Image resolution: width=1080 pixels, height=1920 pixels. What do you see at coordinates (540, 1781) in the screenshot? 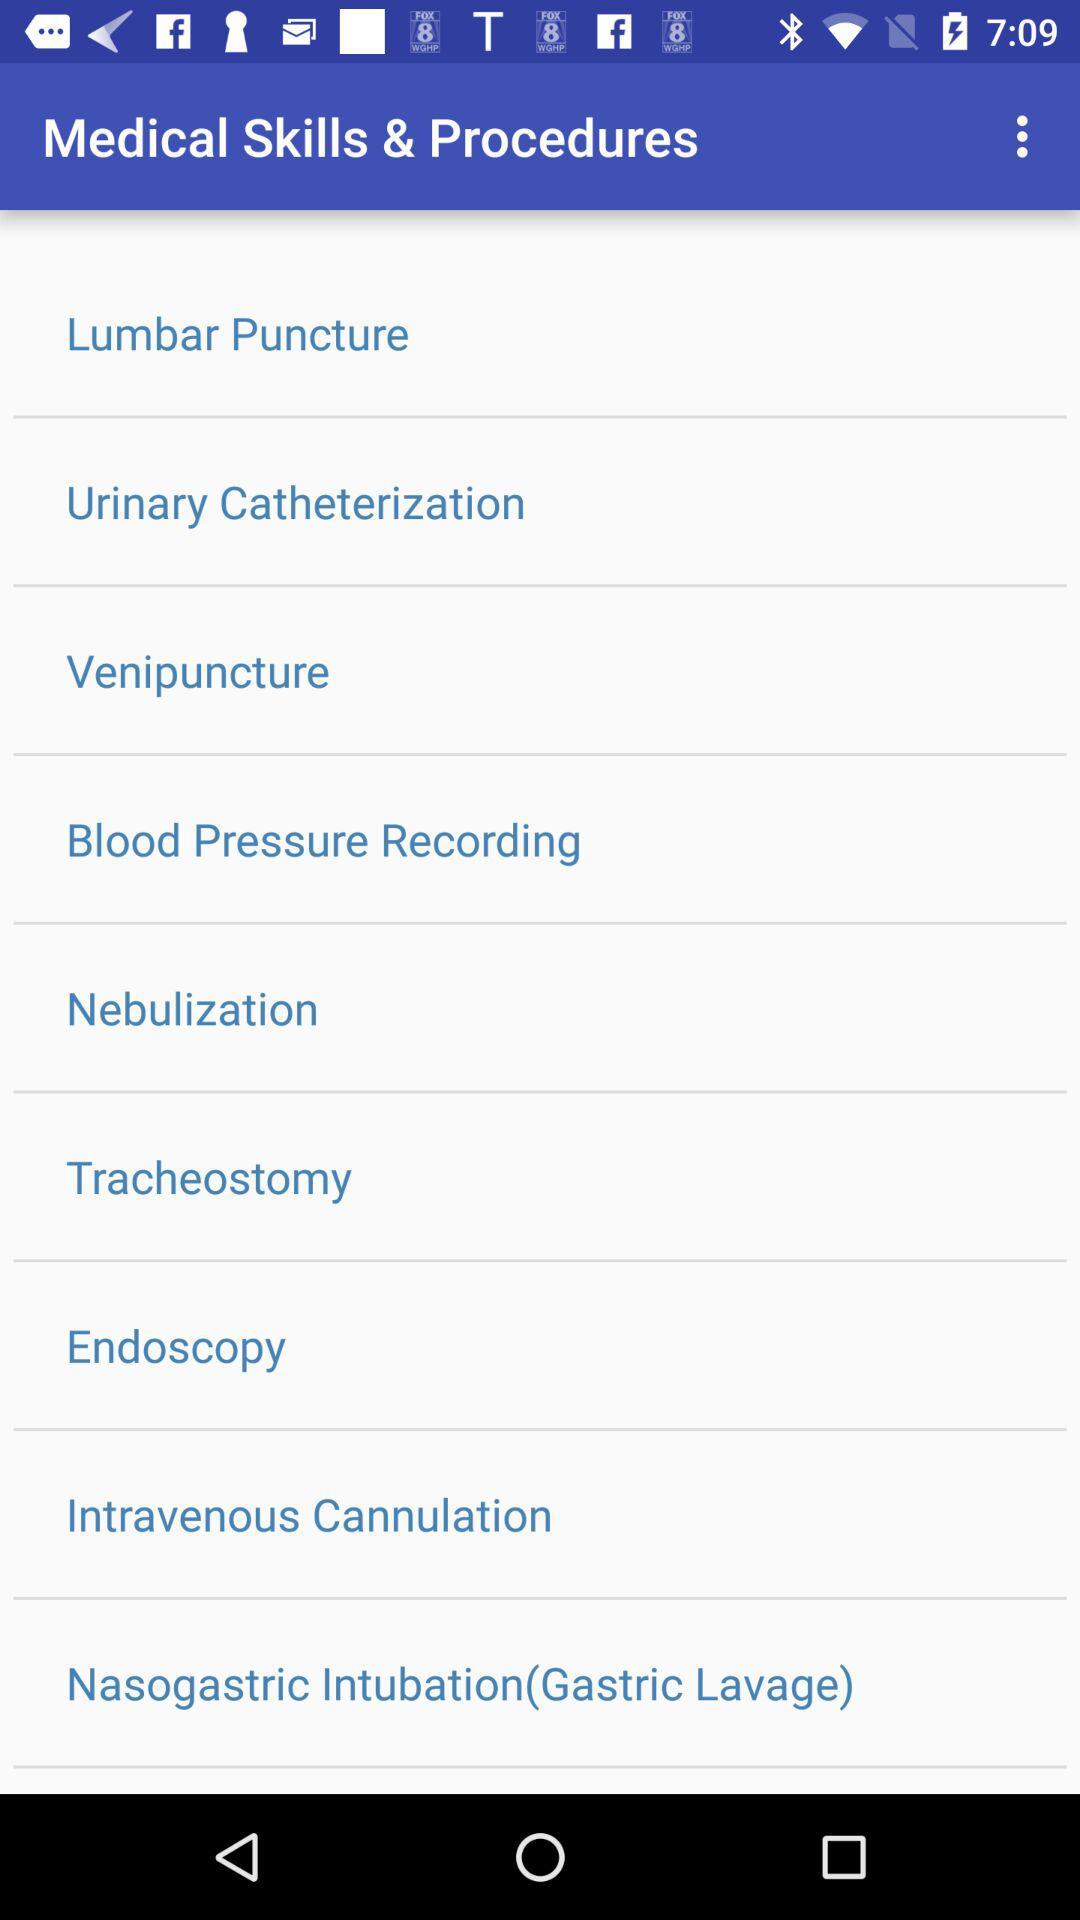
I see `icon below nasogastric intubation gastric item` at bounding box center [540, 1781].